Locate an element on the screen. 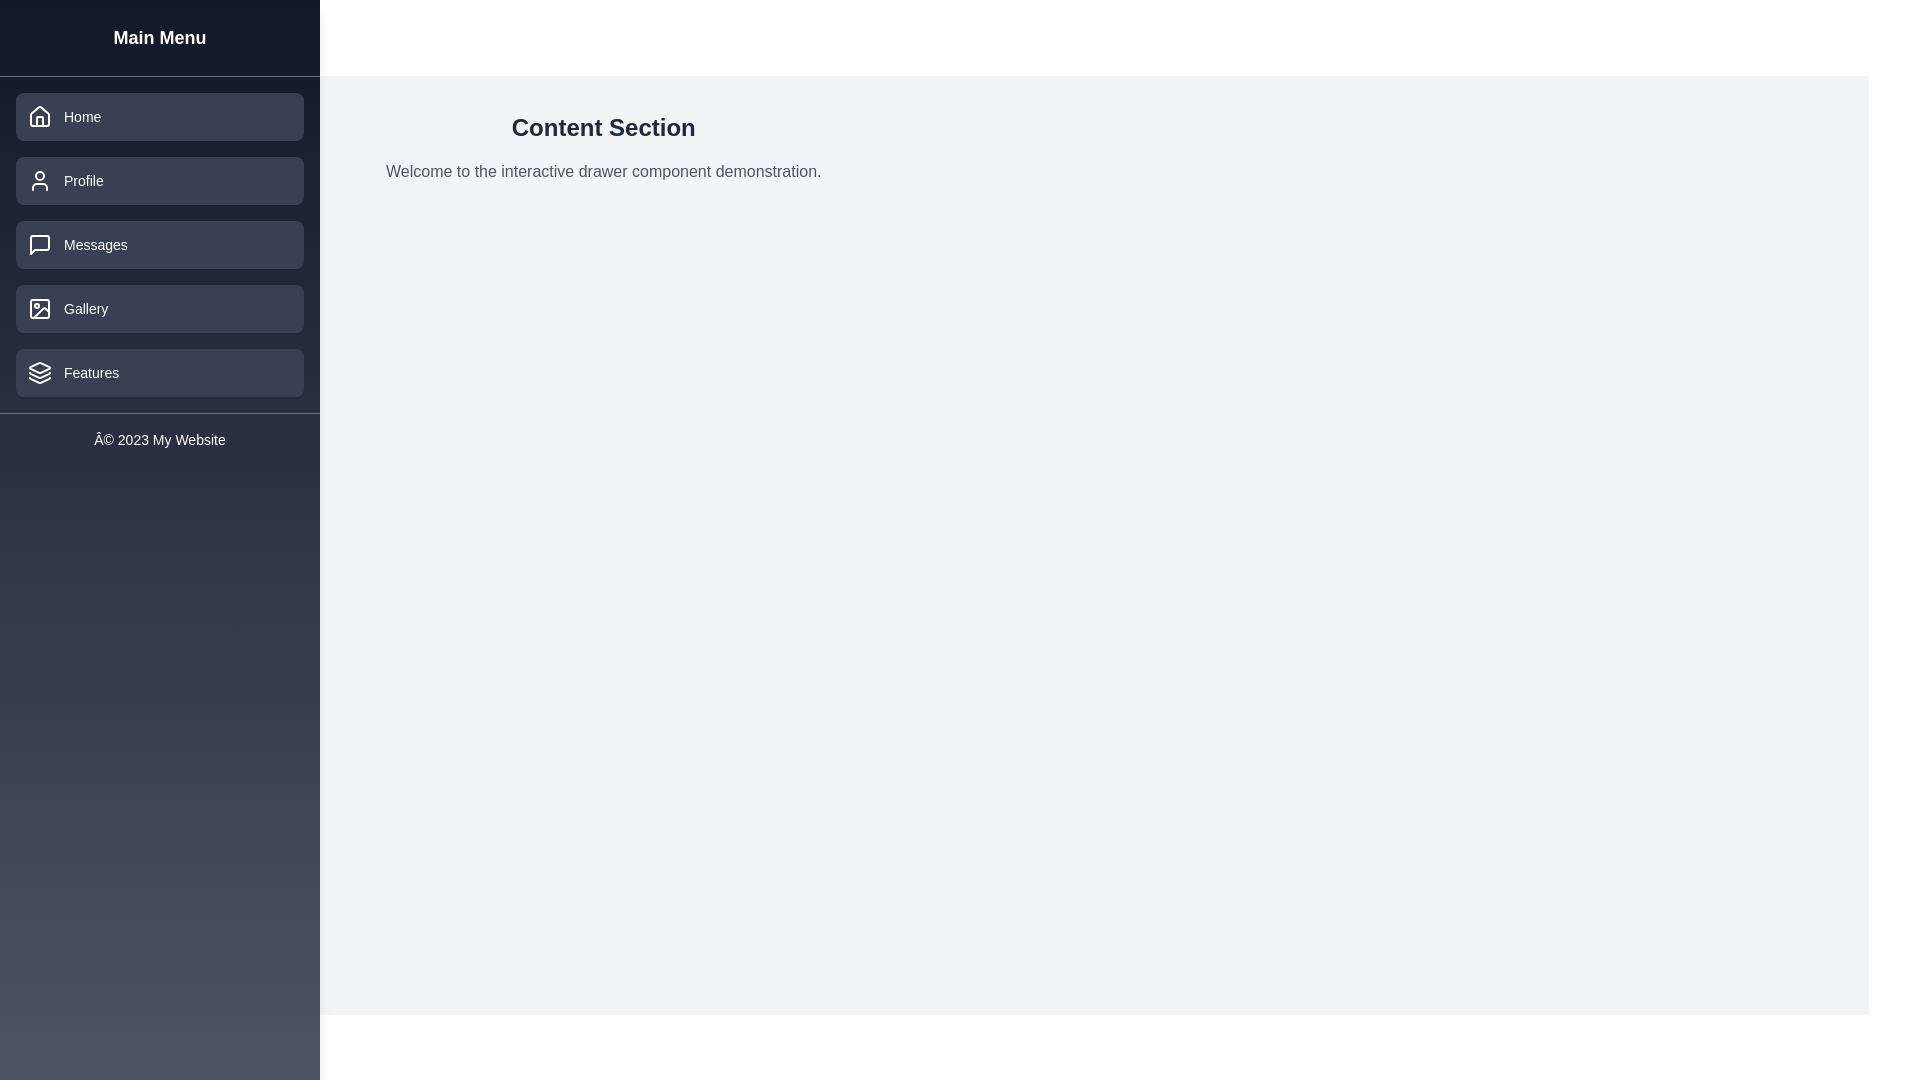 Image resolution: width=1920 pixels, height=1080 pixels. the third layer of the icon, which is a curved triangular shape, part of the 'Features' menu button in the sidebar is located at coordinates (39, 380).